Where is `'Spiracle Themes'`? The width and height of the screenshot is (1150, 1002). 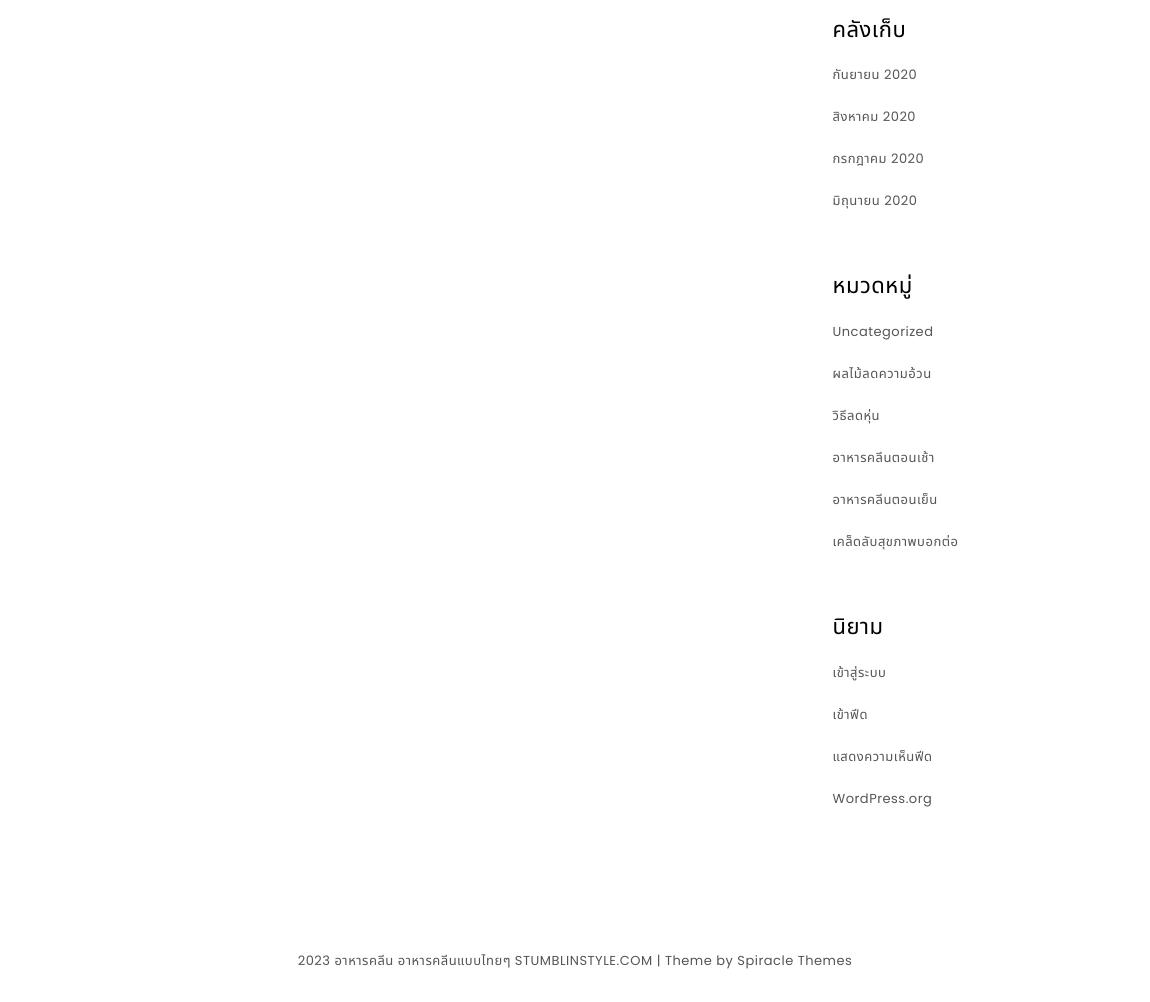 'Spiracle Themes' is located at coordinates (793, 958).